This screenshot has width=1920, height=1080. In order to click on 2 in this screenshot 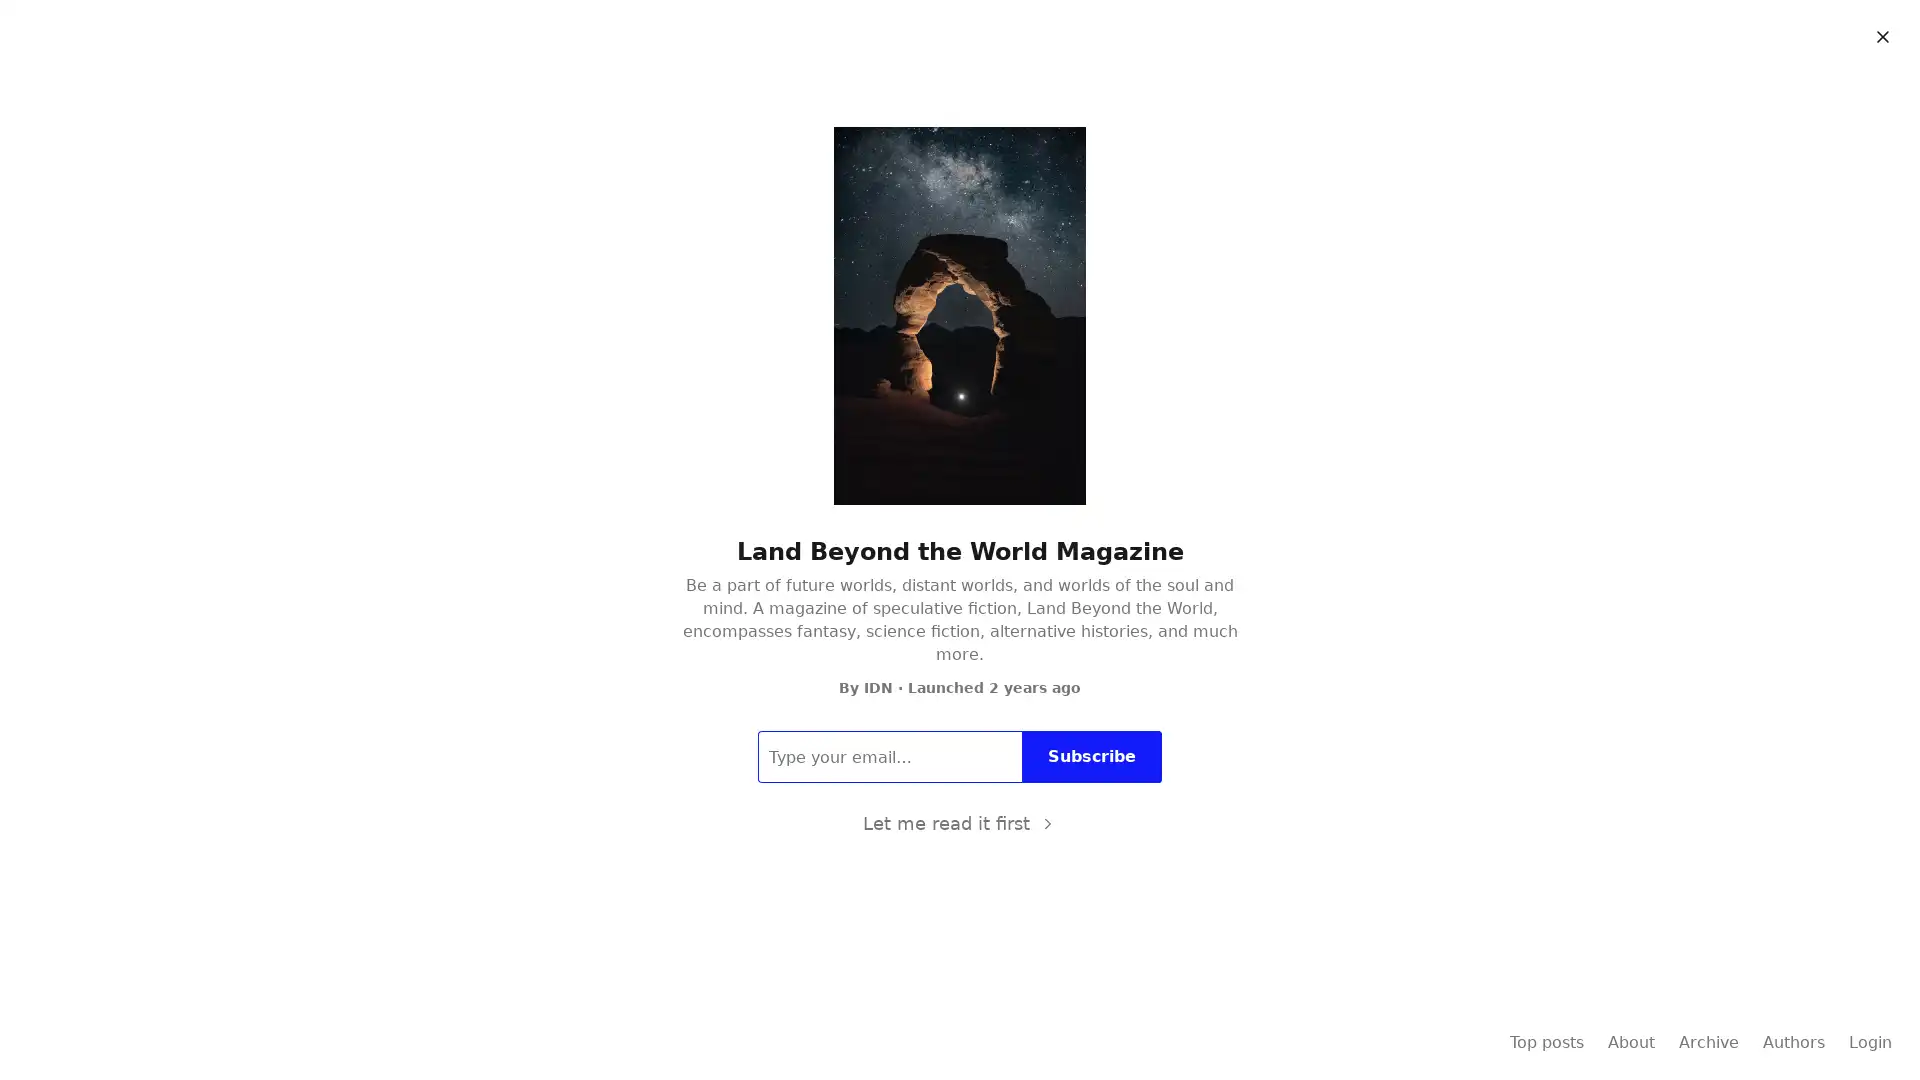, I will do `click(662, 918)`.